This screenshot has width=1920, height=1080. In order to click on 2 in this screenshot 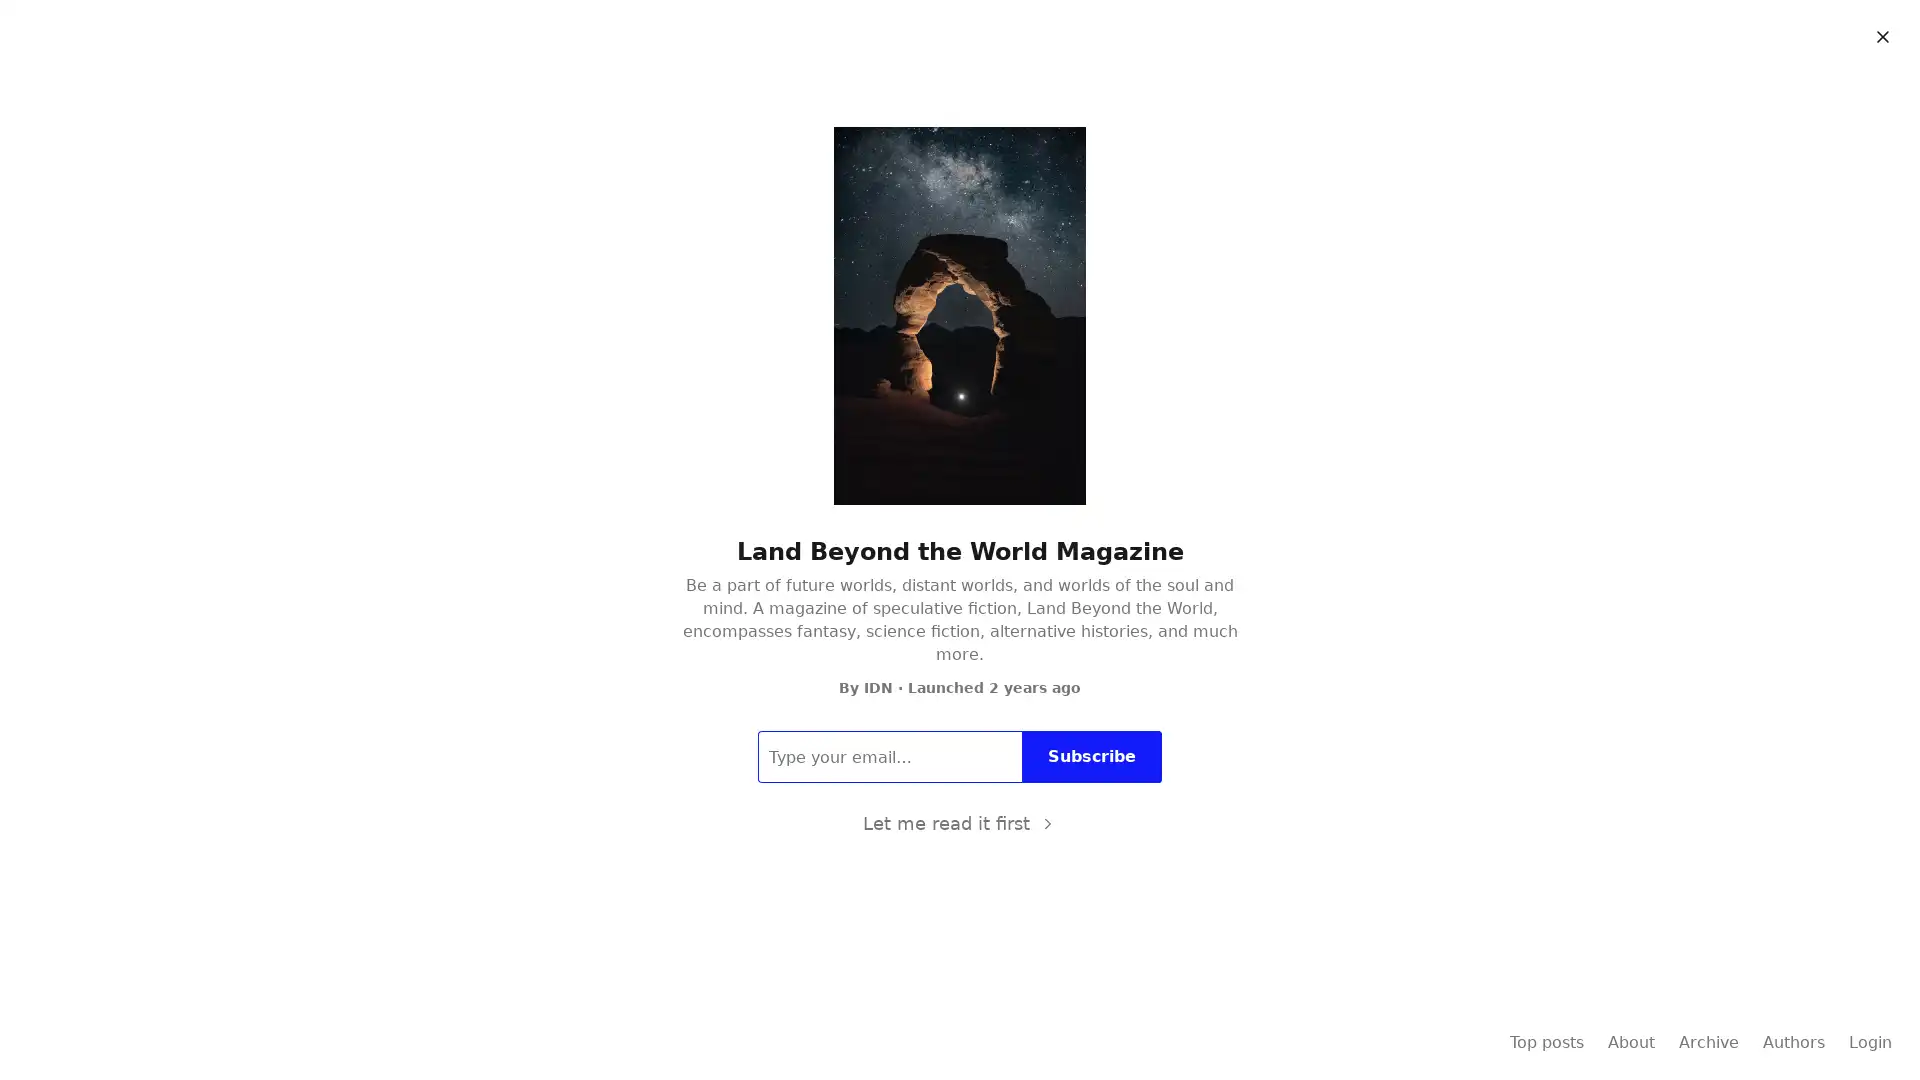, I will do `click(662, 918)`.